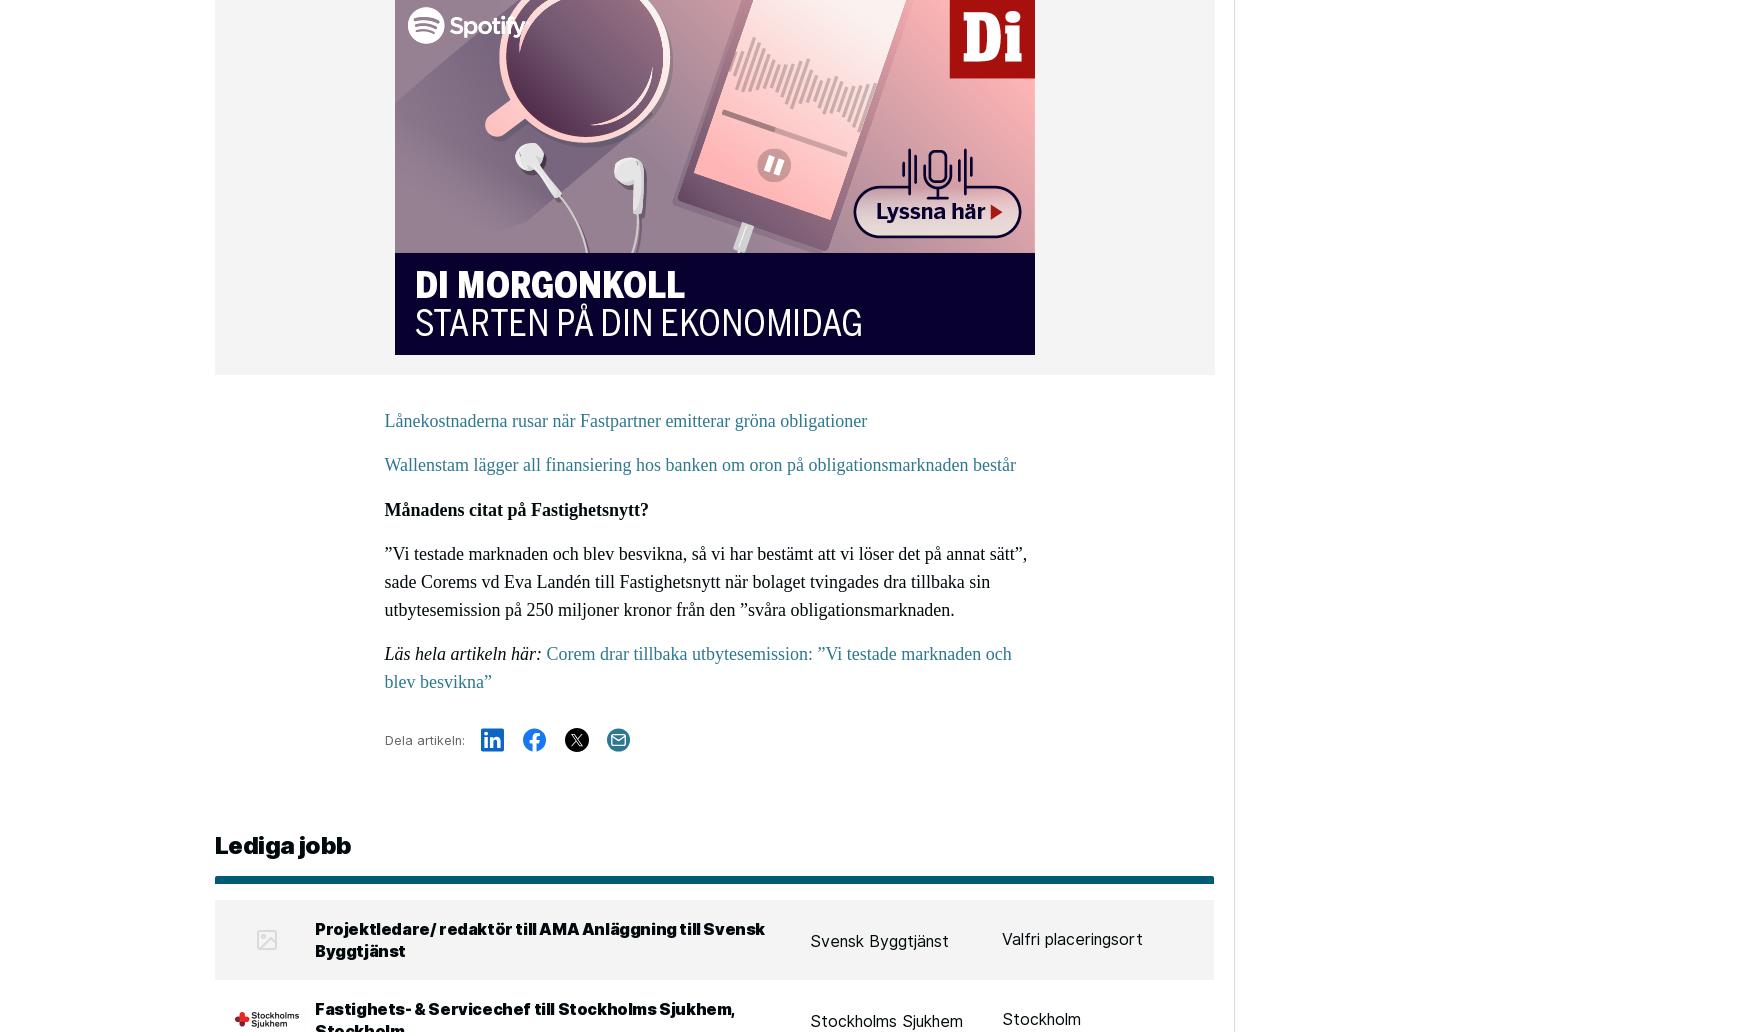 The height and width of the screenshot is (1032, 1750). What do you see at coordinates (423, 738) in the screenshot?
I see `'Dela artikeln:'` at bounding box center [423, 738].